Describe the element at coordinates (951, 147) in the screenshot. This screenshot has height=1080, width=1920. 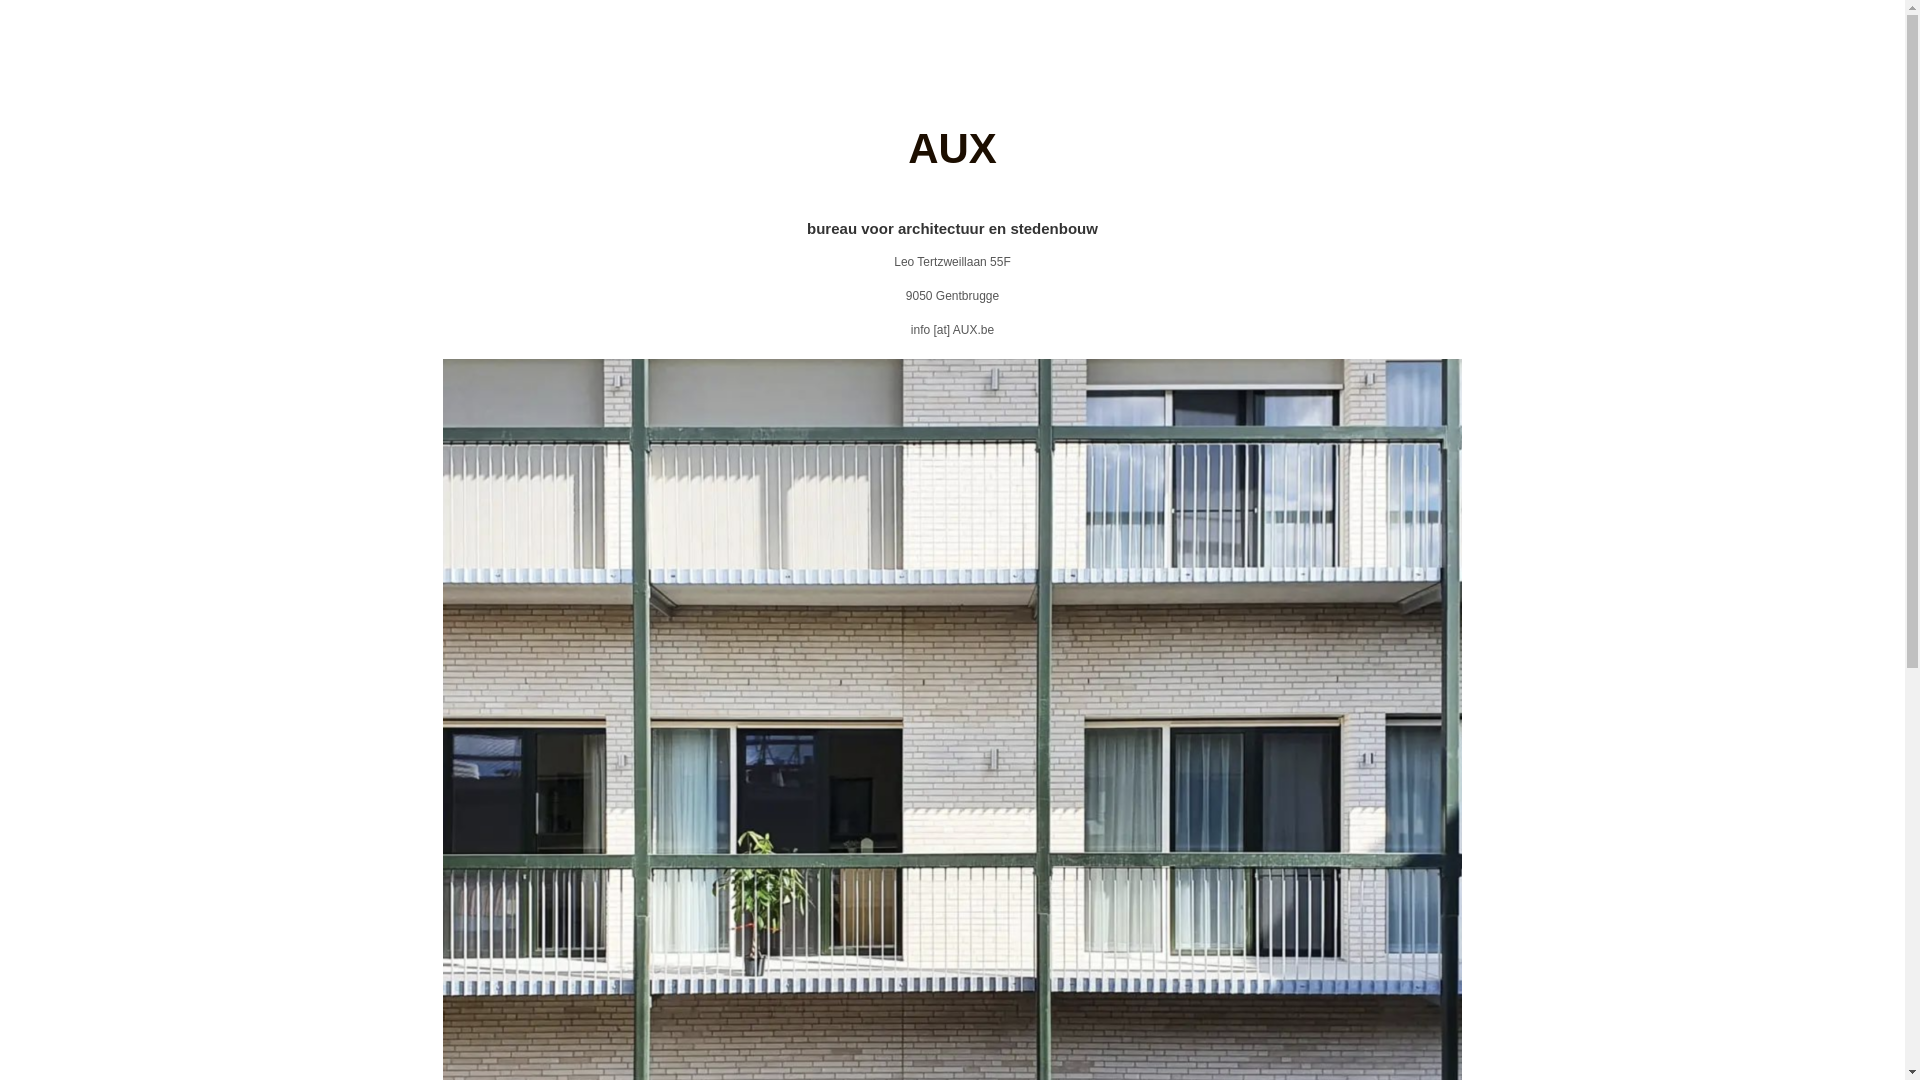
I see `'AUX'` at that location.